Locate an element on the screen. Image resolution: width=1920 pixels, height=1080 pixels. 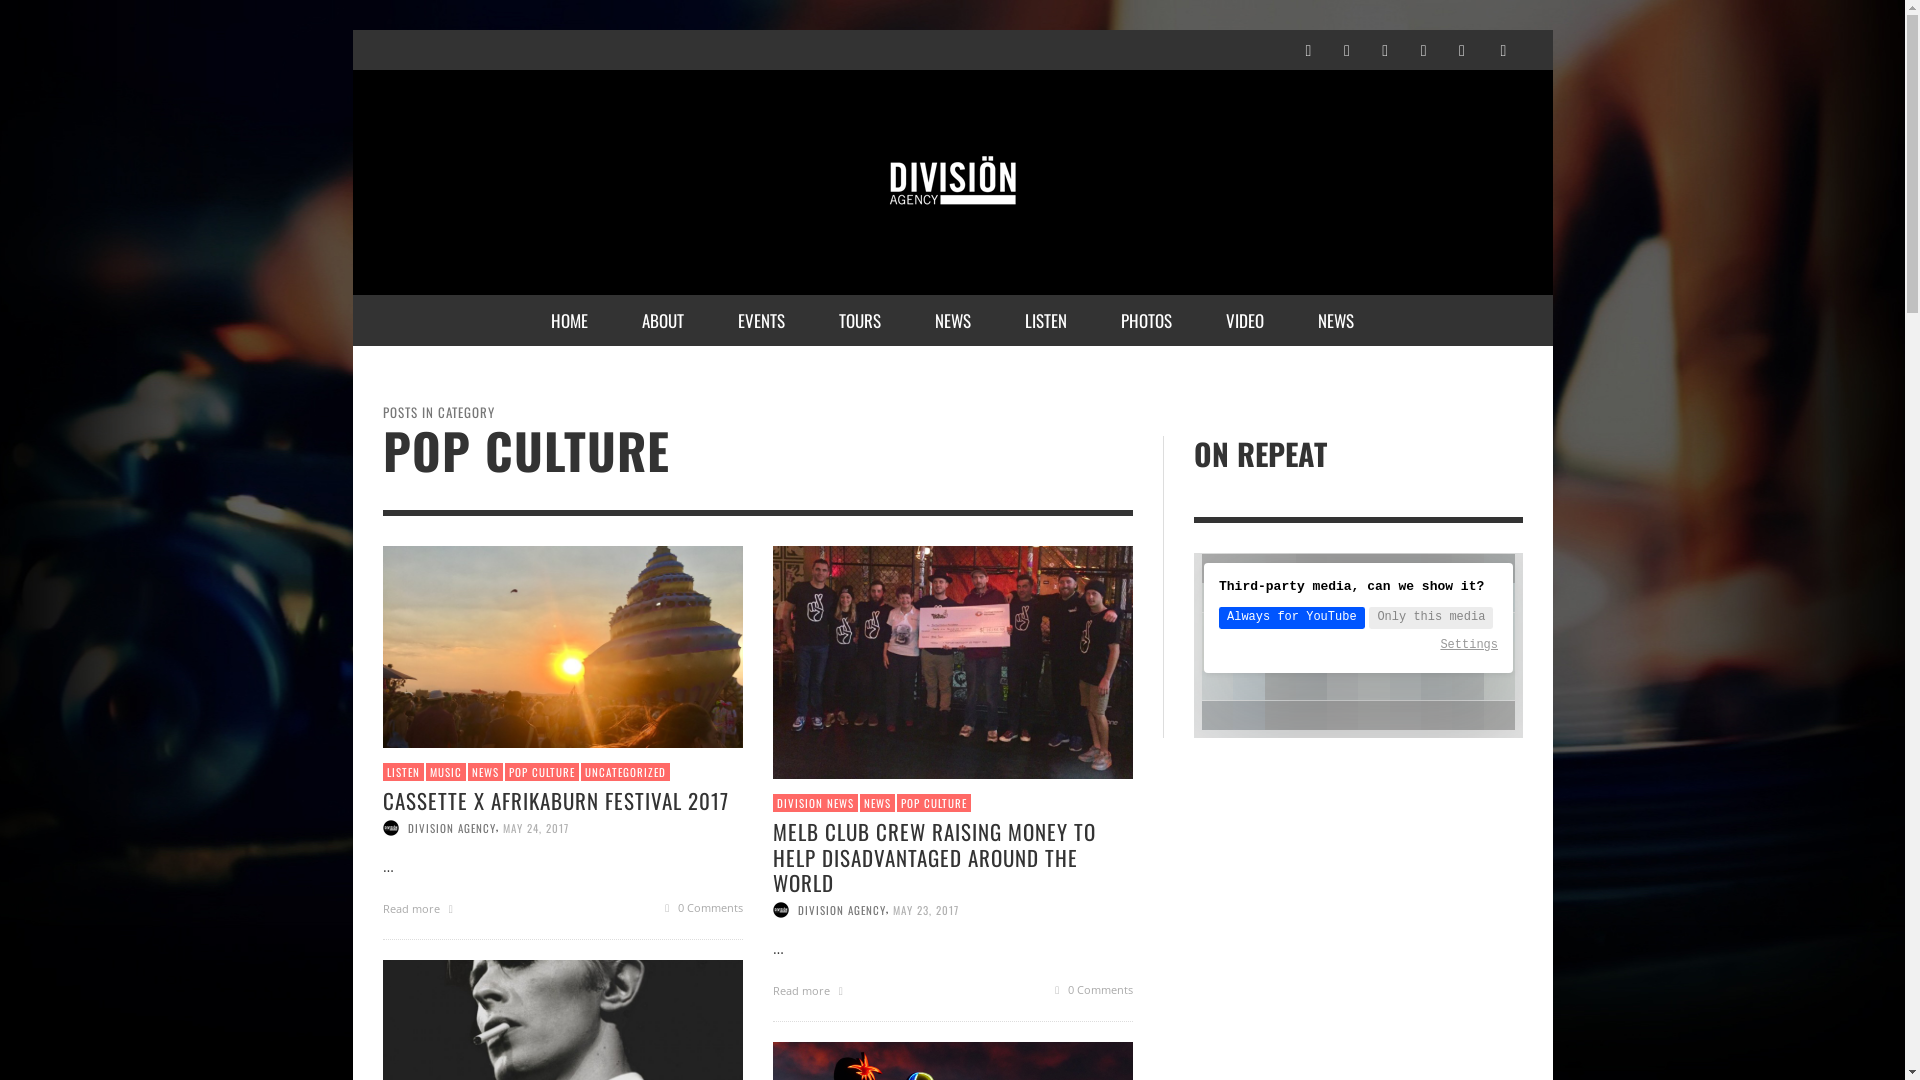
'Youtube' is located at coordinates (1462, 49).